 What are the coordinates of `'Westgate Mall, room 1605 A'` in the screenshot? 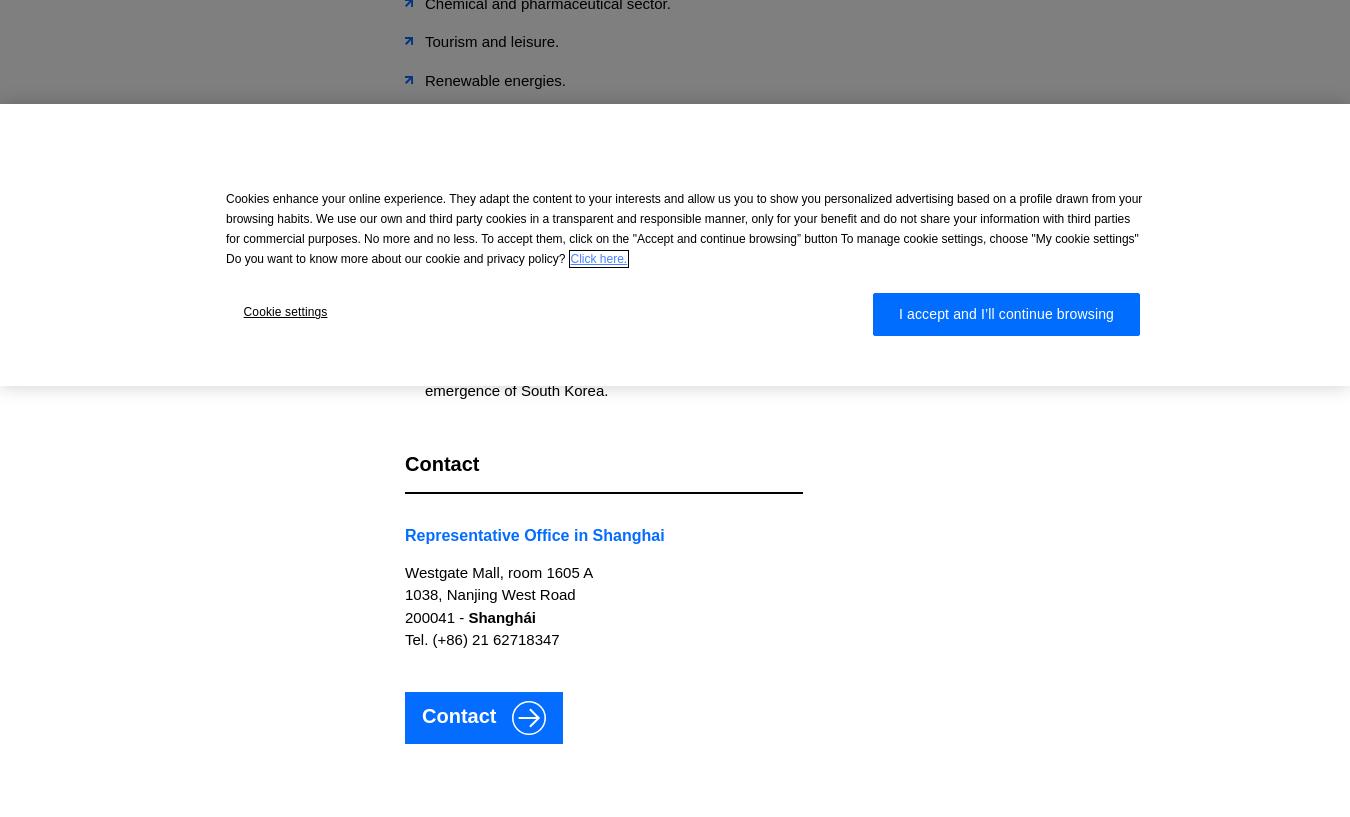 It's located at (497, 570).